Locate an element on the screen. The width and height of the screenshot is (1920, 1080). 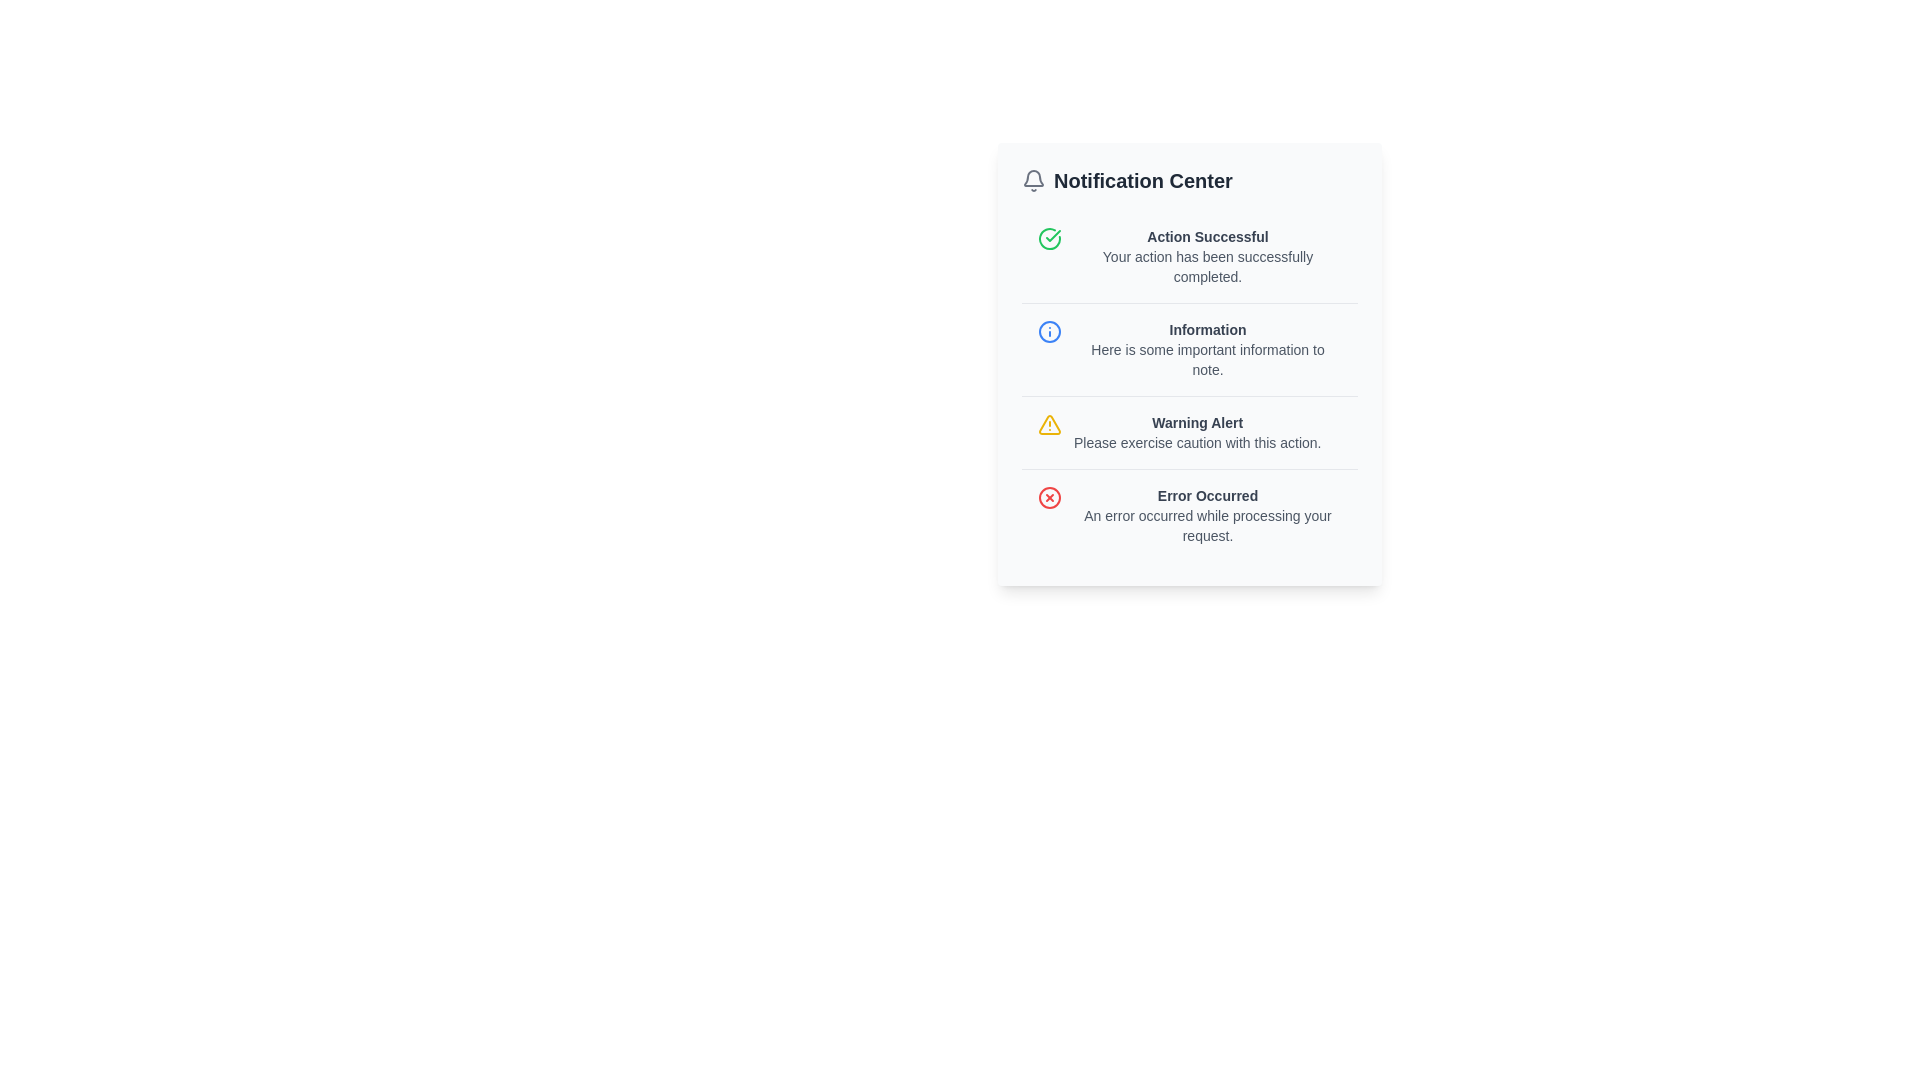
the circular element with a blue border and transparent fill, which is part of the icon next to the 'Information' message is located at coordinates (1049, 330).